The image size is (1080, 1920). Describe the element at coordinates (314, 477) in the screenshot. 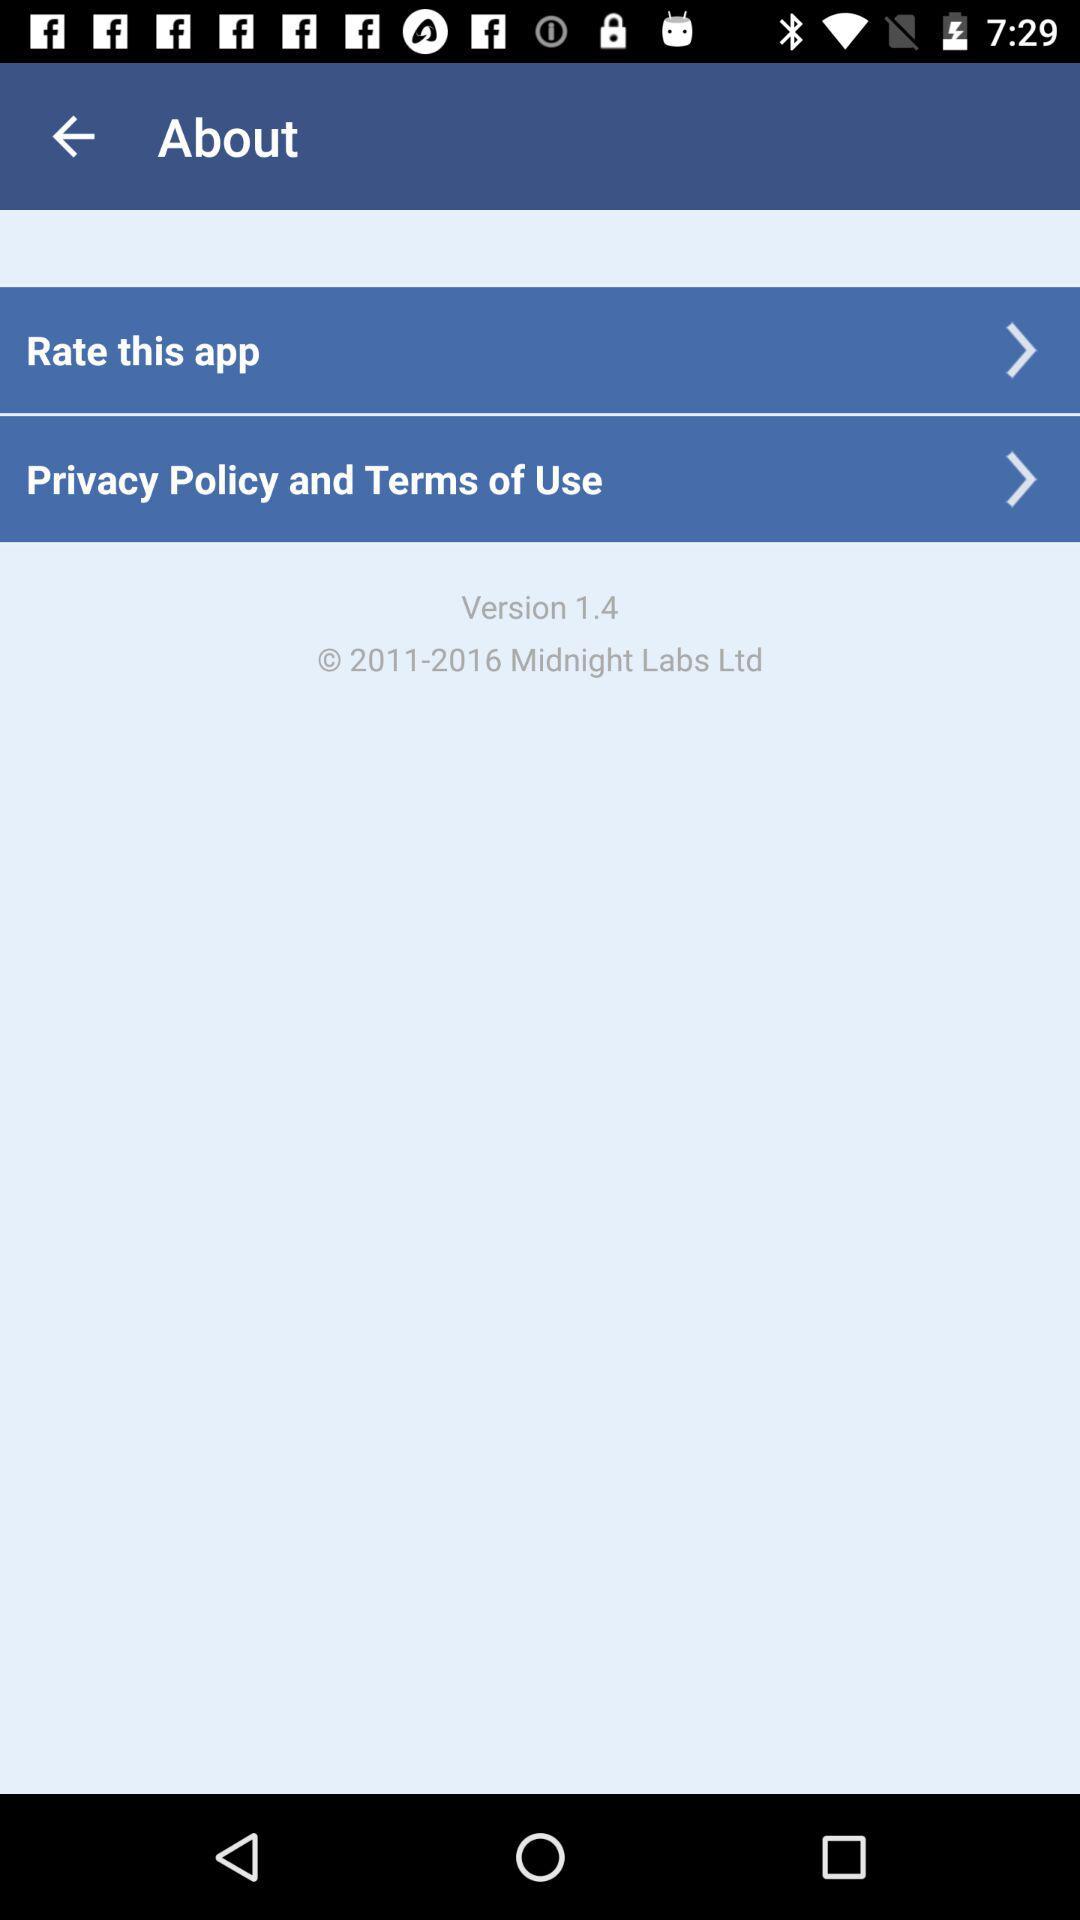

I see `the item above the version 1 4 item` at that location.